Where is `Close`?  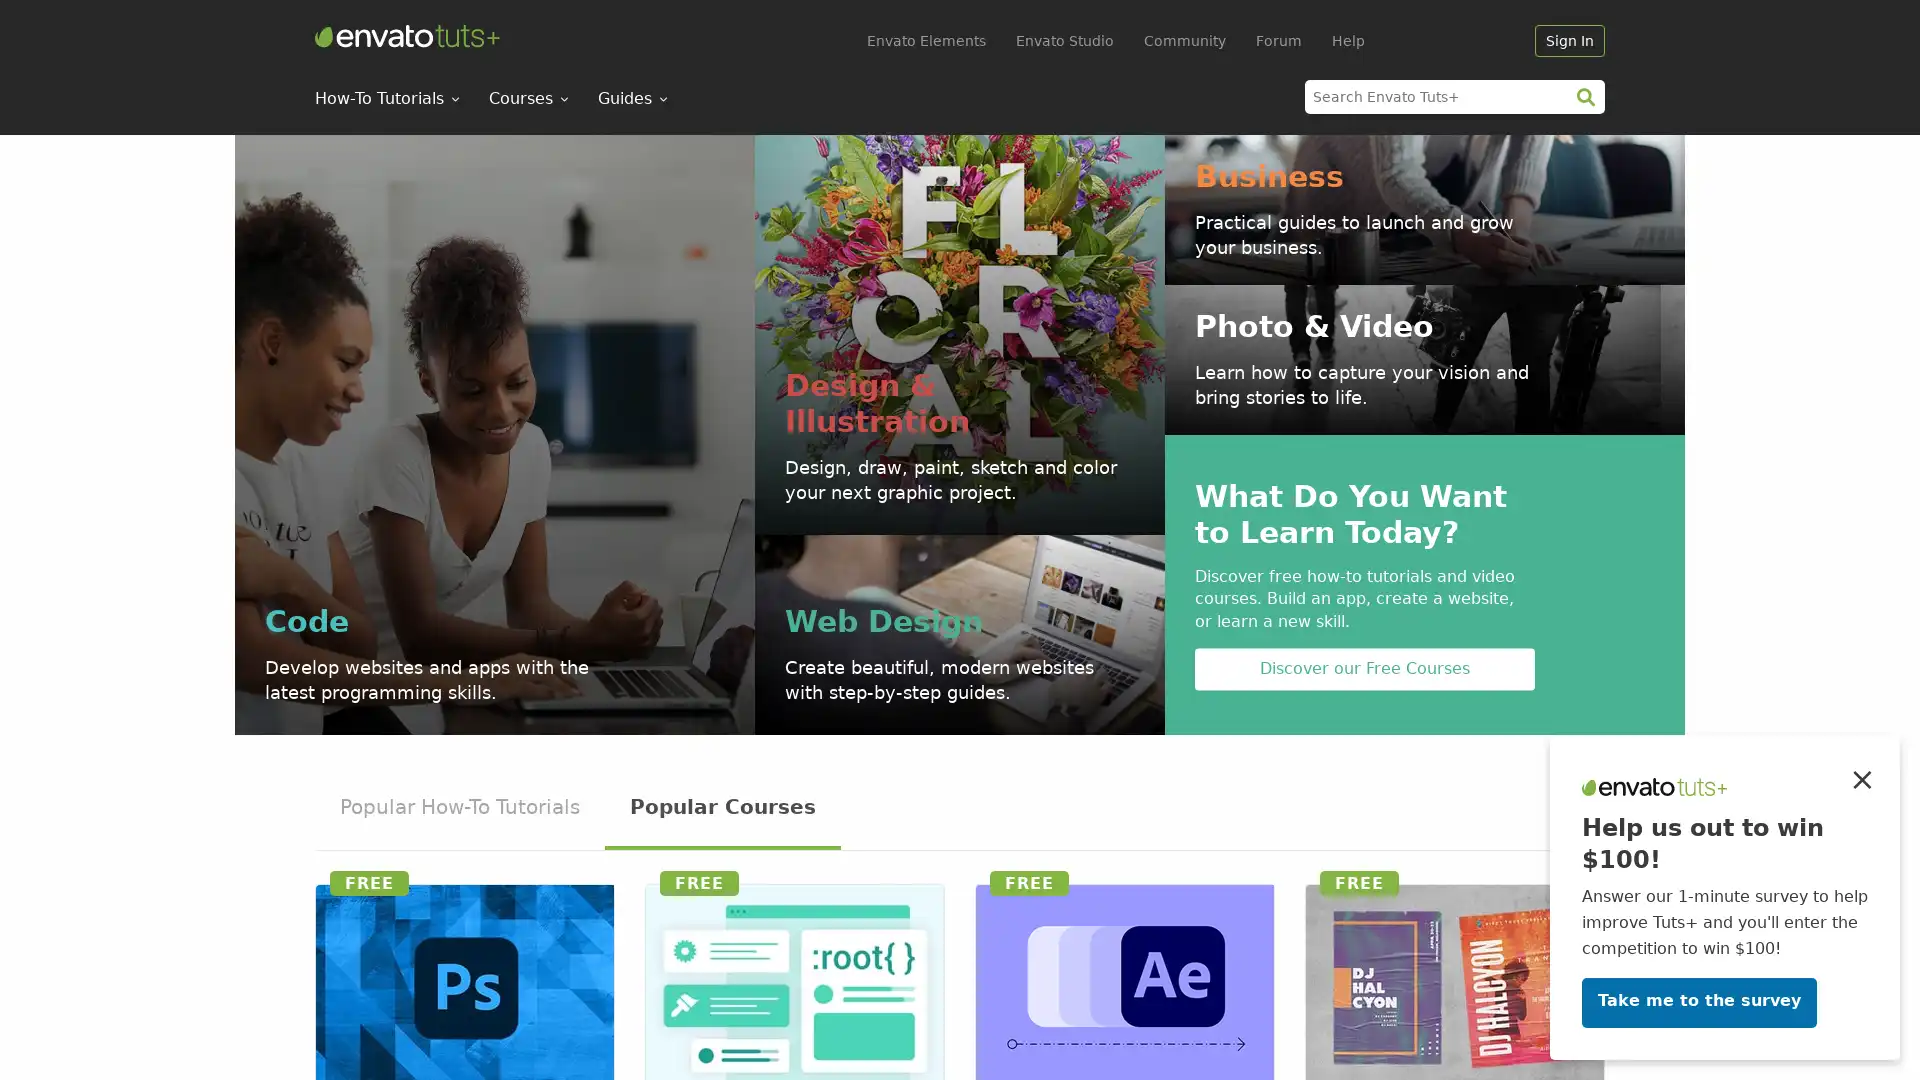 Close is located at coordinates (1861, 778).